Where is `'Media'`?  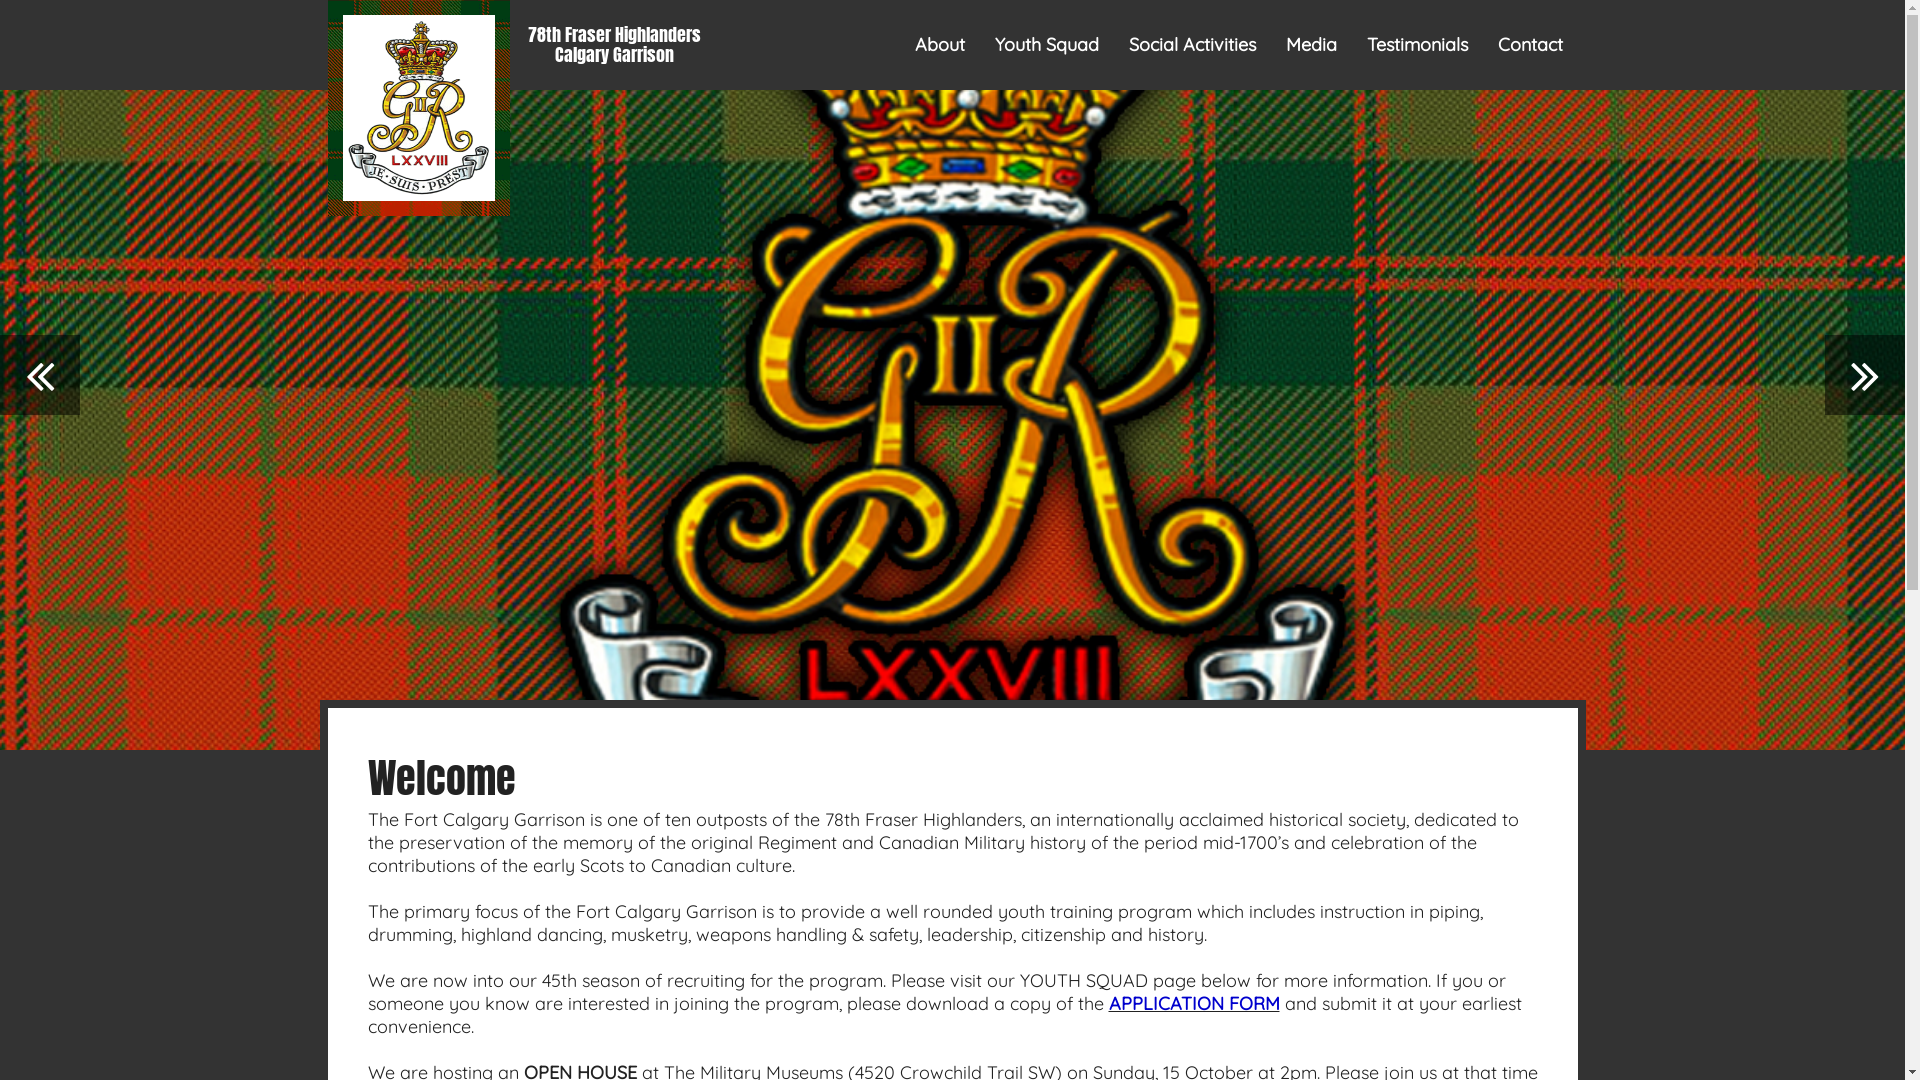
'Media' is located at coordinates (1311, 45).